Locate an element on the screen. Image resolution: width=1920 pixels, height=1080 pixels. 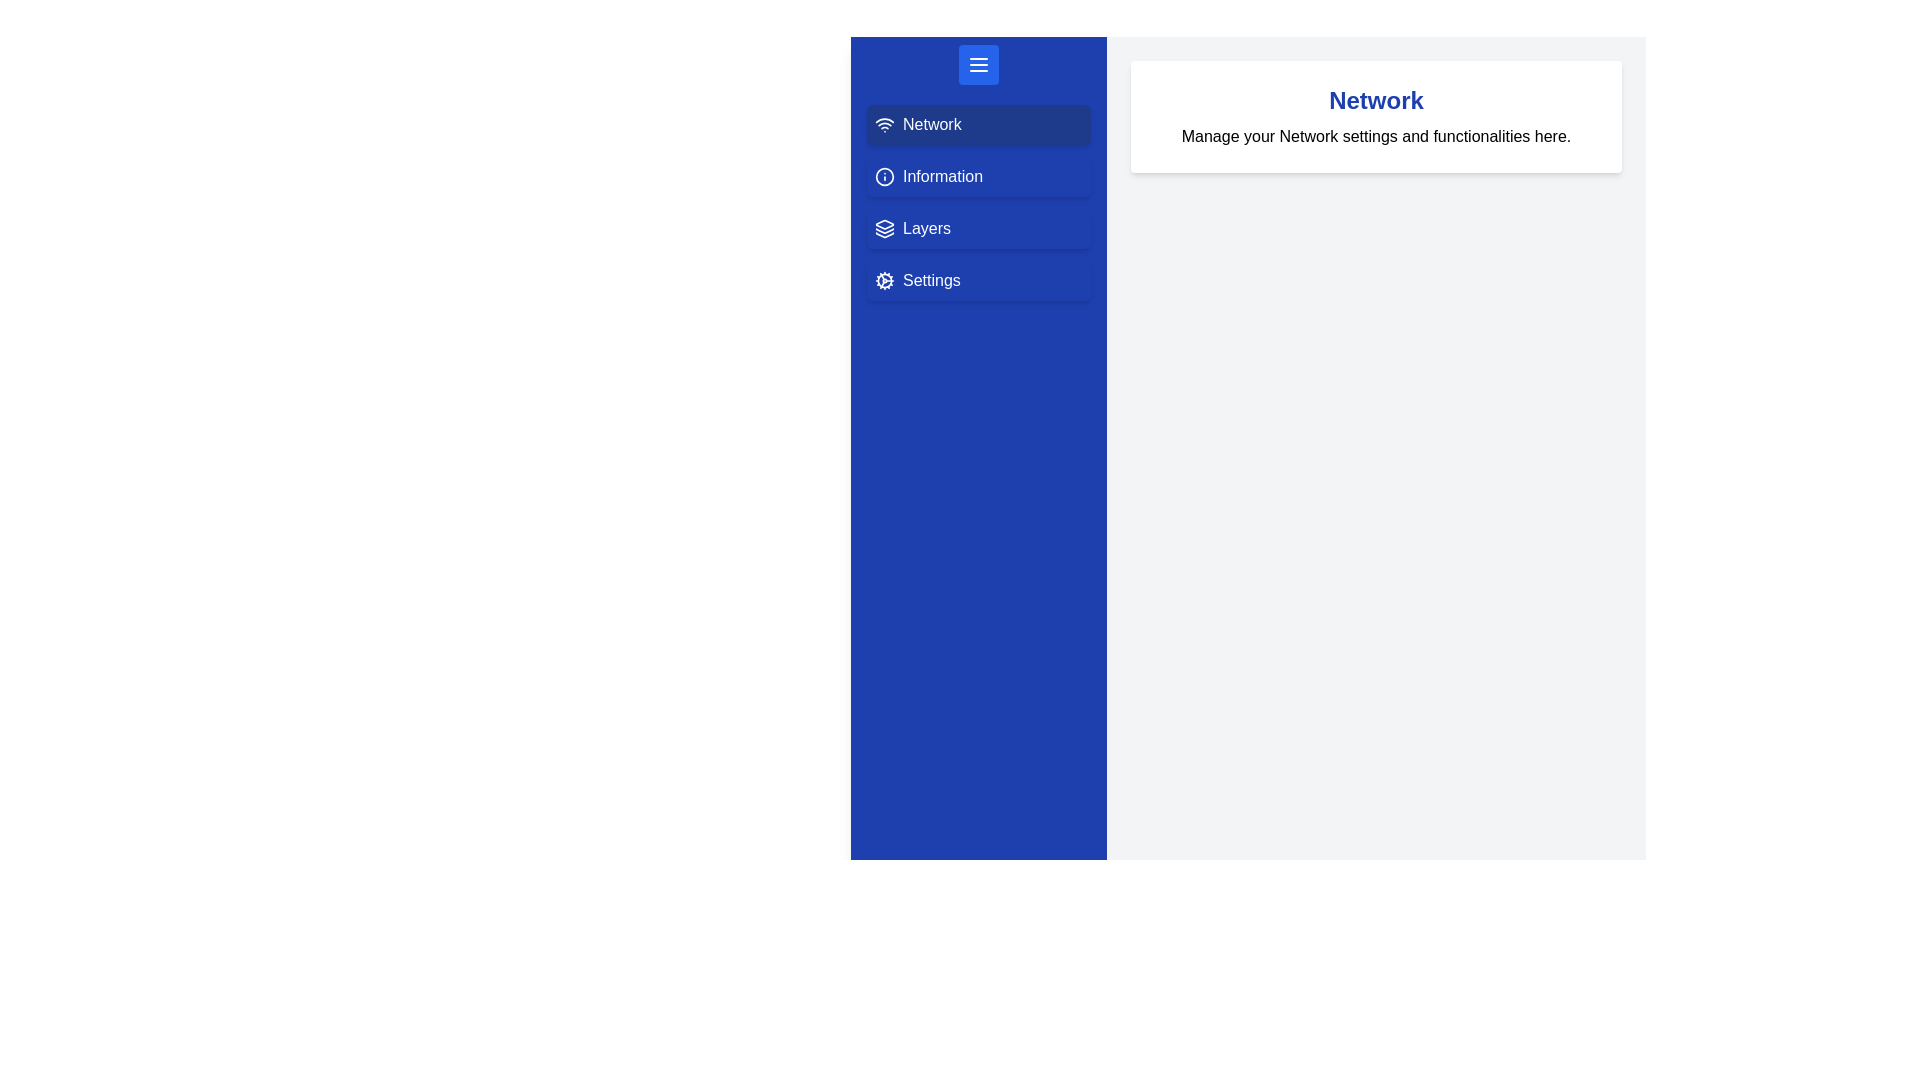
the drawer option labeled 'Settings' to observe the hover effect is located at coordinates (979, 281).